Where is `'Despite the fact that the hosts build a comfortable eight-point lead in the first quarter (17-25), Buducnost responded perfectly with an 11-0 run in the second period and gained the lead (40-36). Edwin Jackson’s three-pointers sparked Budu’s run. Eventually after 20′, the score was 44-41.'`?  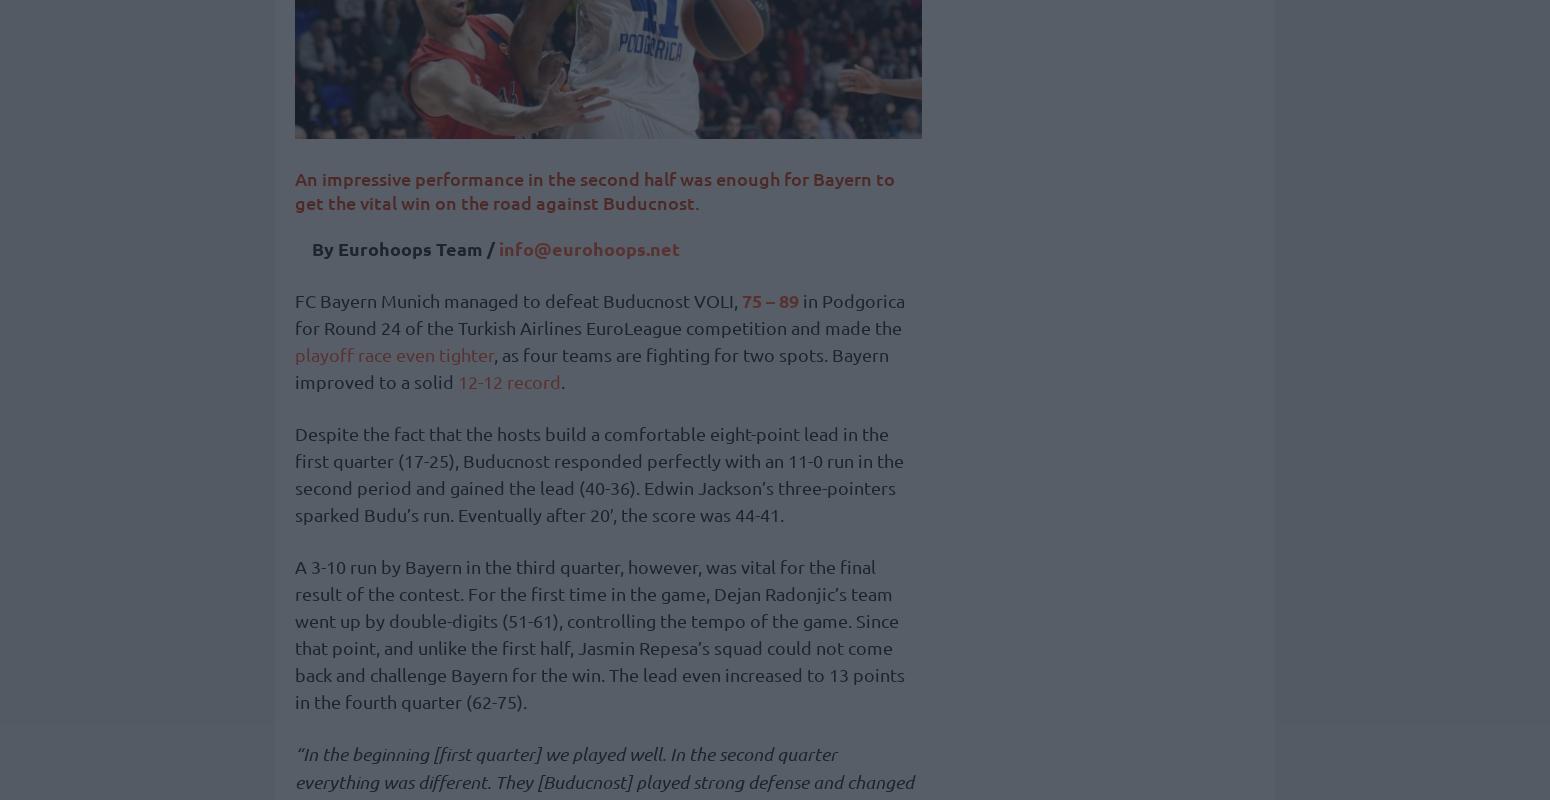
'Despite the fact that the hosts build a comfortable eight-point lead in the first quarter (17-25), Buducnost responded perfectly with an 11-0 run in the second period and gained the lead (40-36). Edwin Jackson’s three-pointers sparked Budu’s run. Eventually after 20′, the score was 44-41.' is located at coordinates (599, 474).